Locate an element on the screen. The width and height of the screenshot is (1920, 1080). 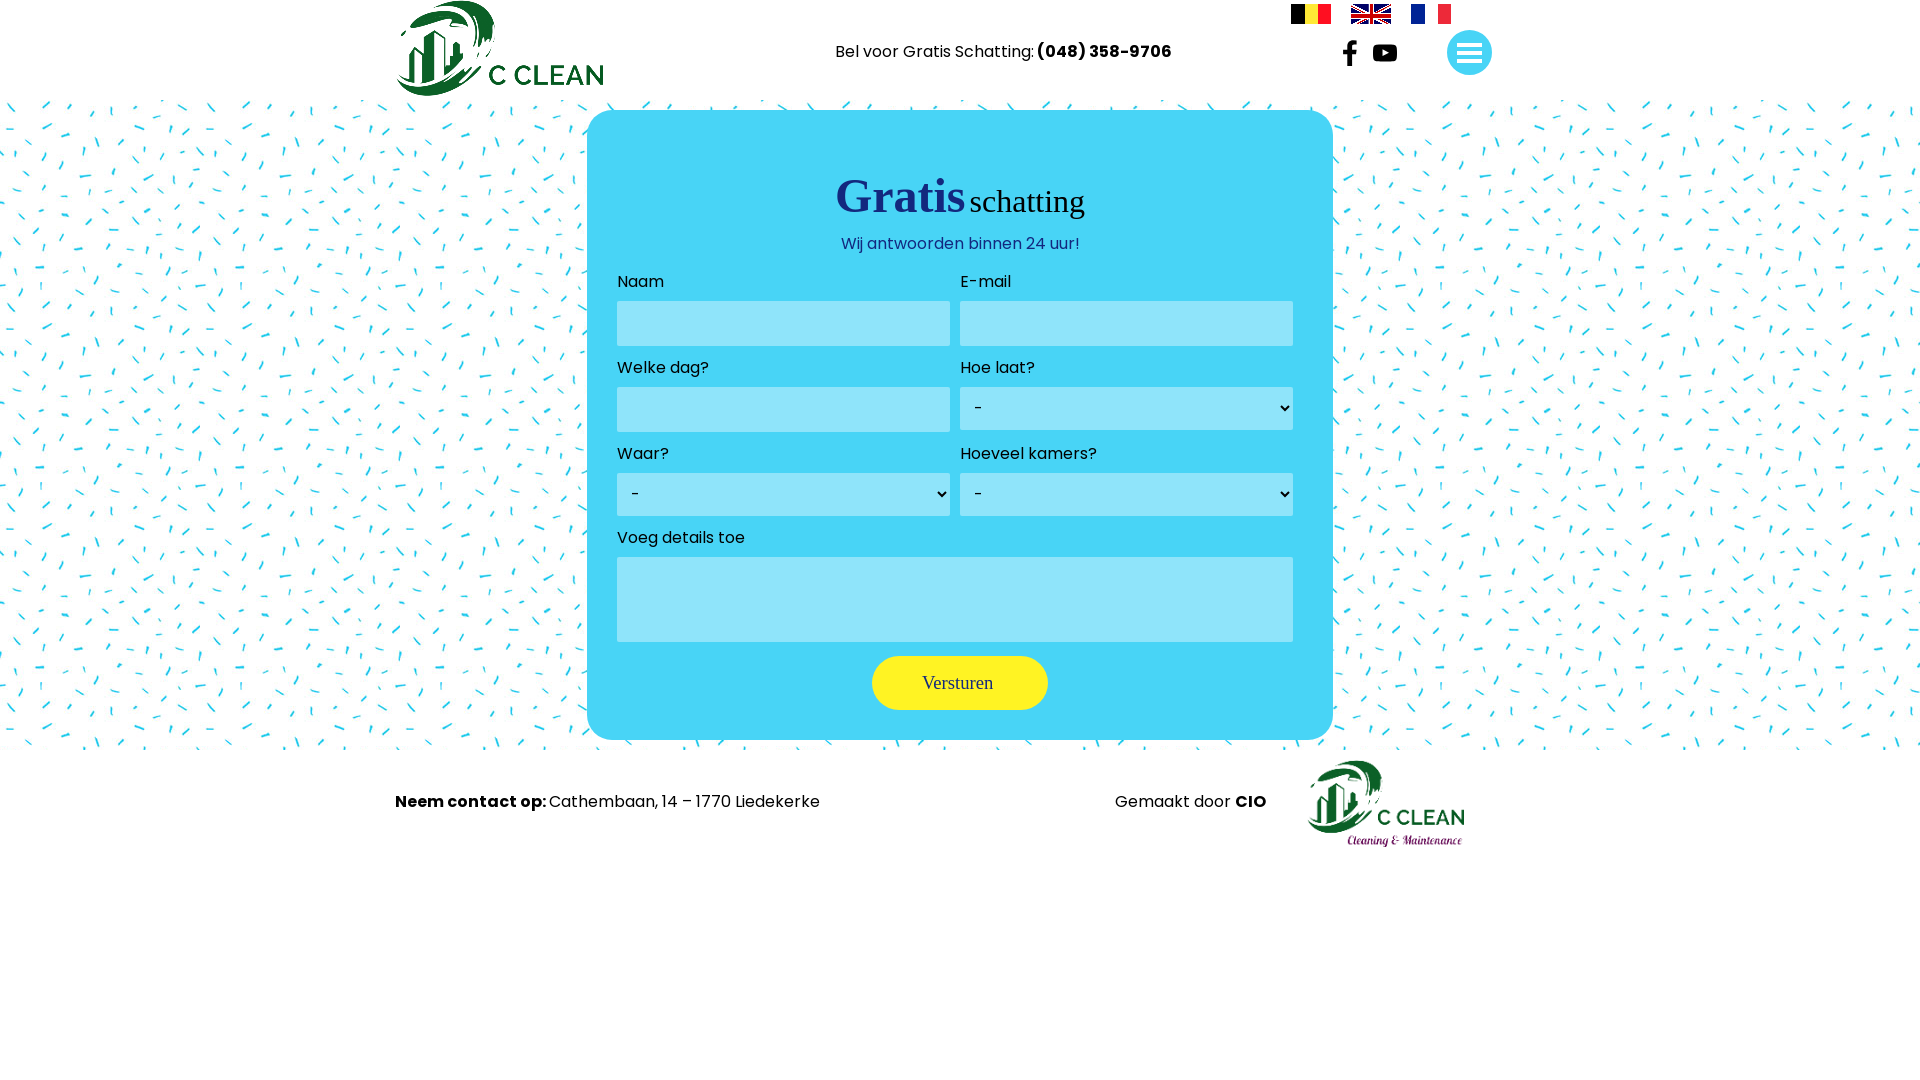
'(' is located at coordinates (1040, 50).